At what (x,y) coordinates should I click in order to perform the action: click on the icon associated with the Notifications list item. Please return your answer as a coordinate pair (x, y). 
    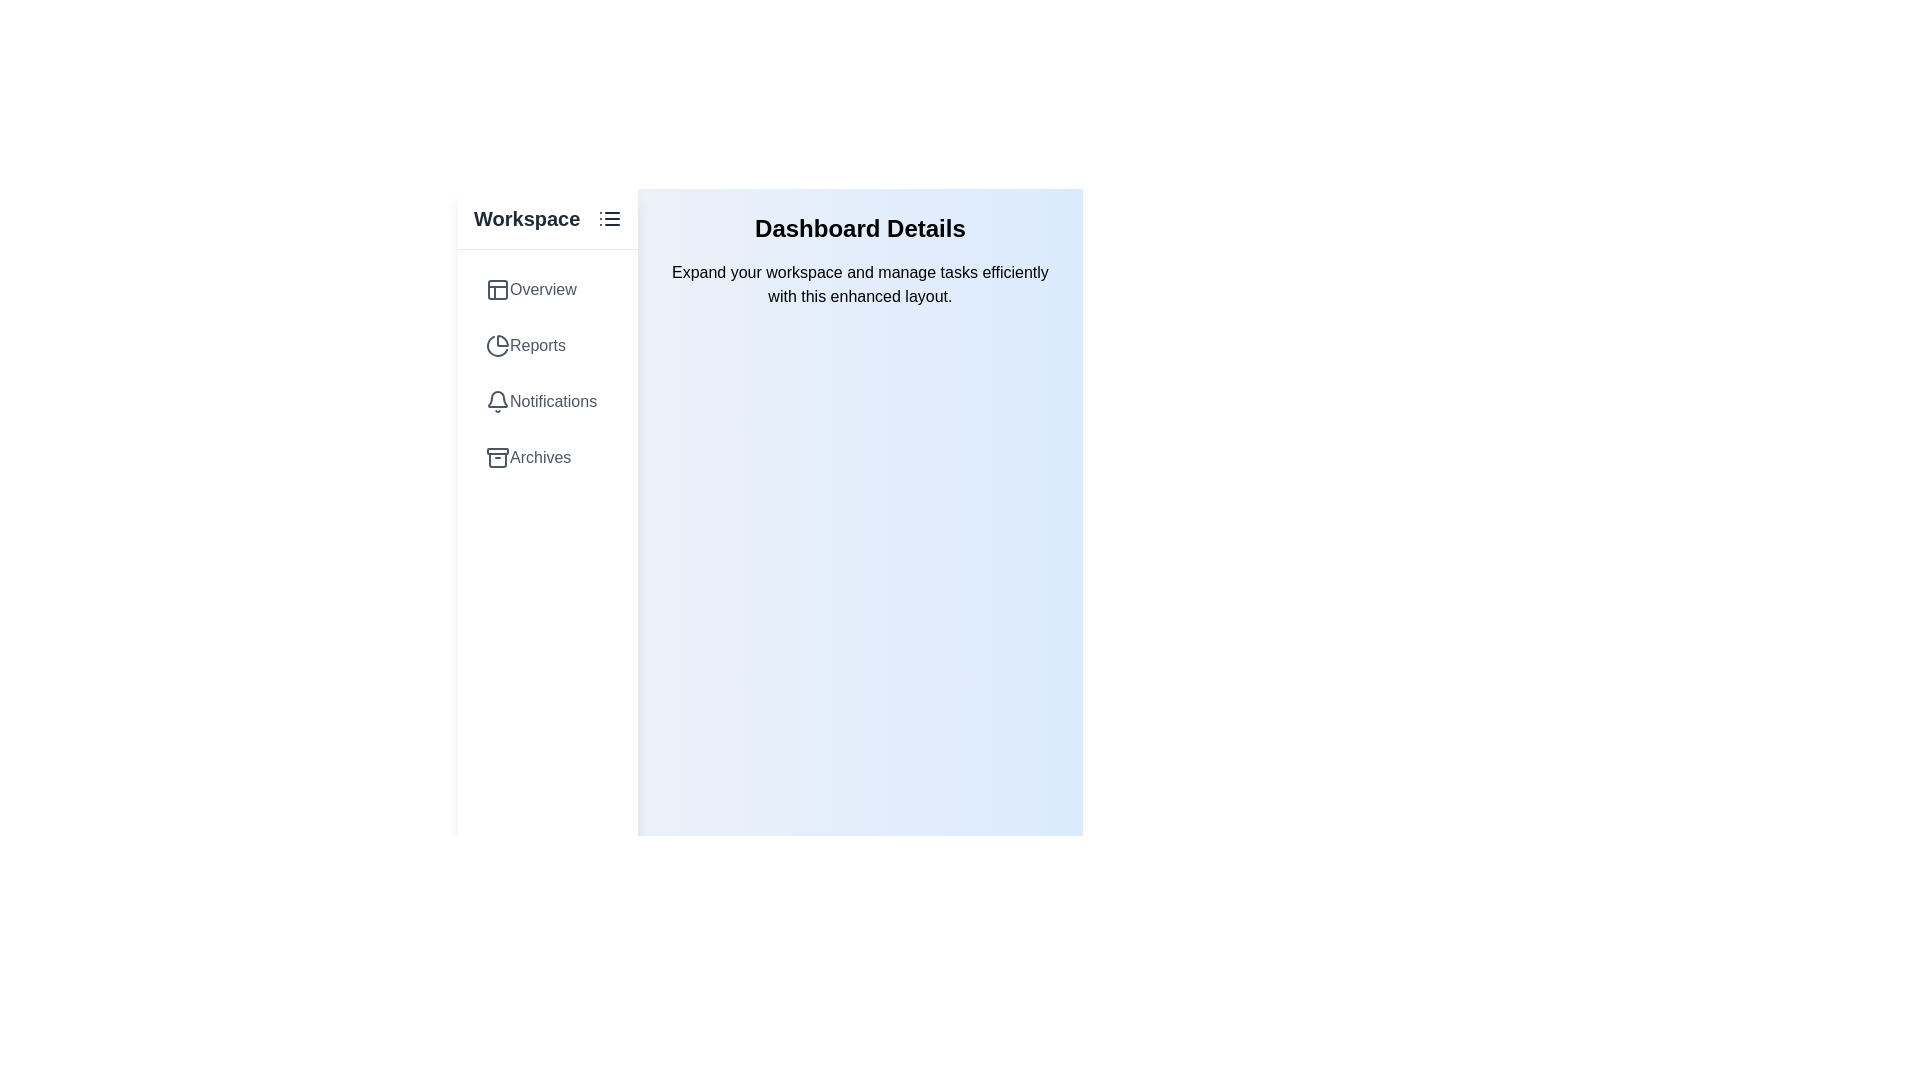
    Looking at the image, I should click on (498, 401).